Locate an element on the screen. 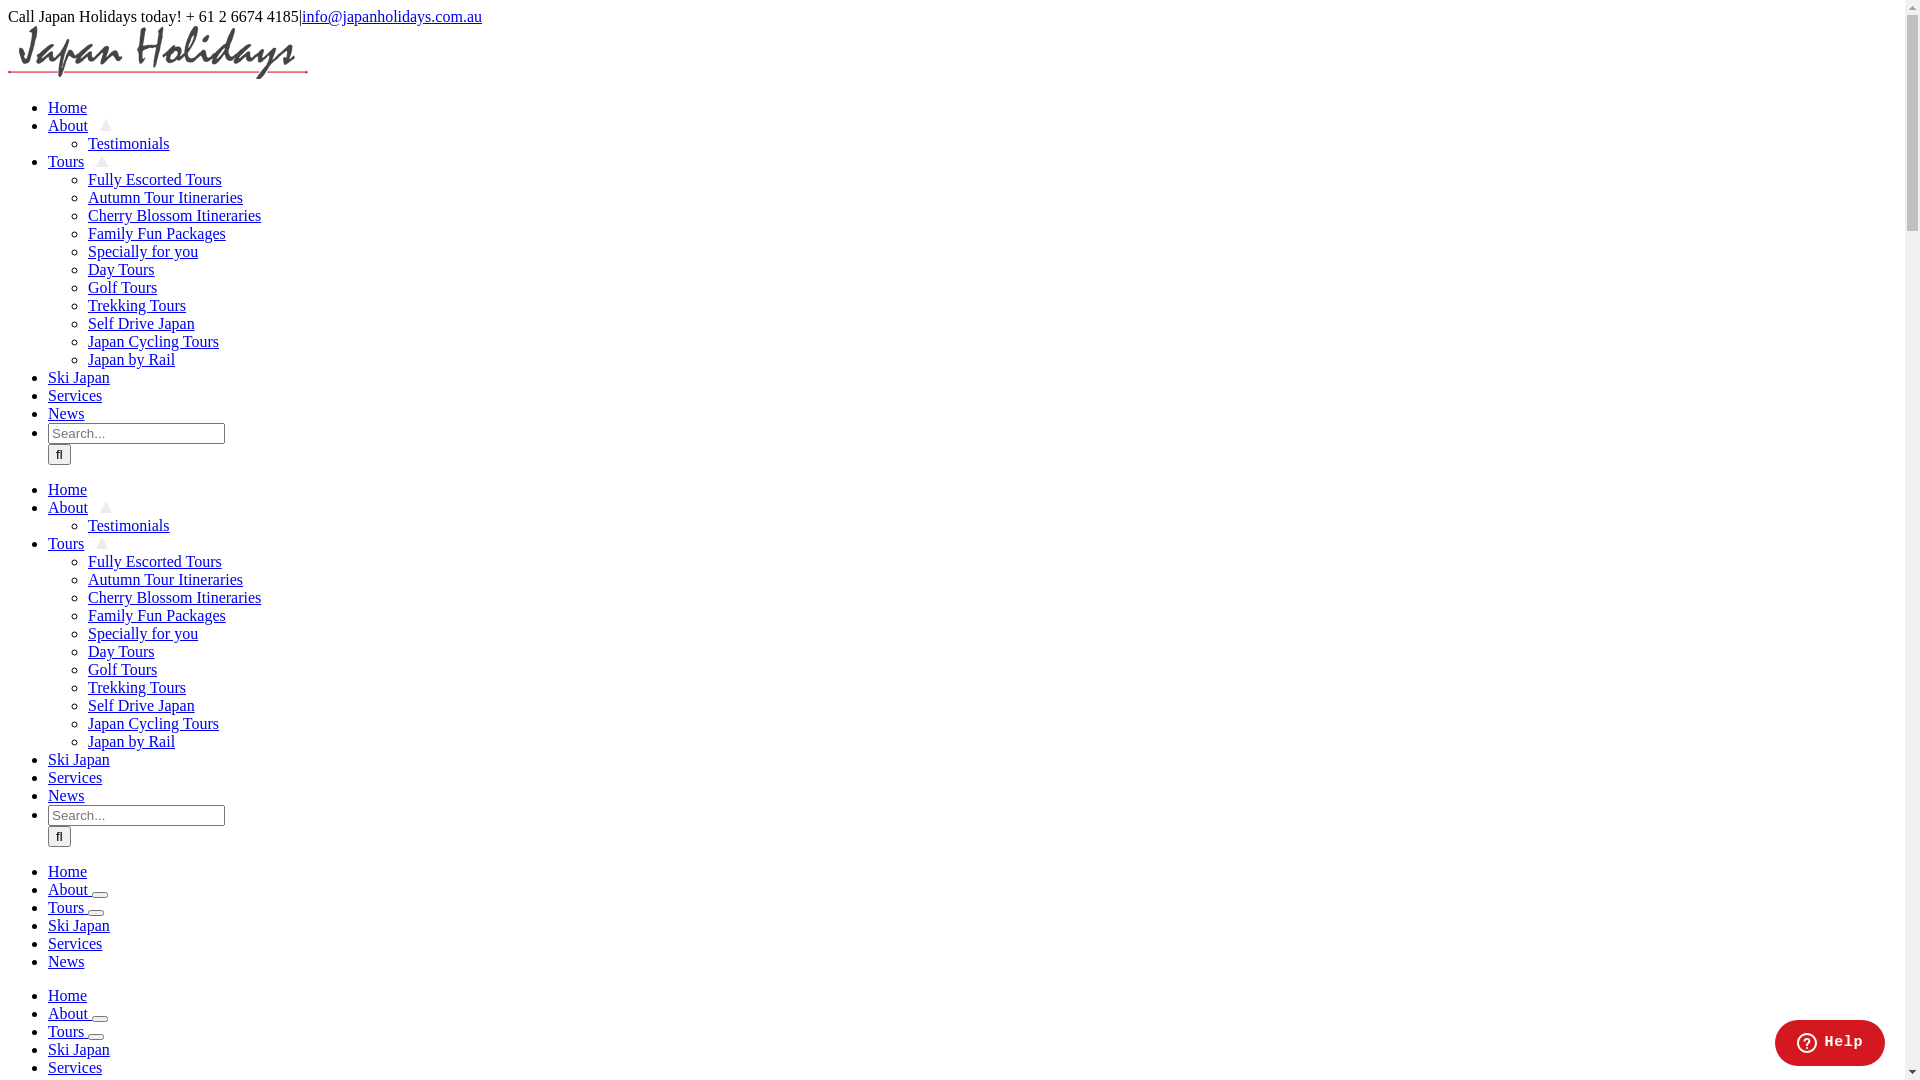 This screenshot has width=1920, height=1080. 'Testimonials' is located at coordinates (128, 524).